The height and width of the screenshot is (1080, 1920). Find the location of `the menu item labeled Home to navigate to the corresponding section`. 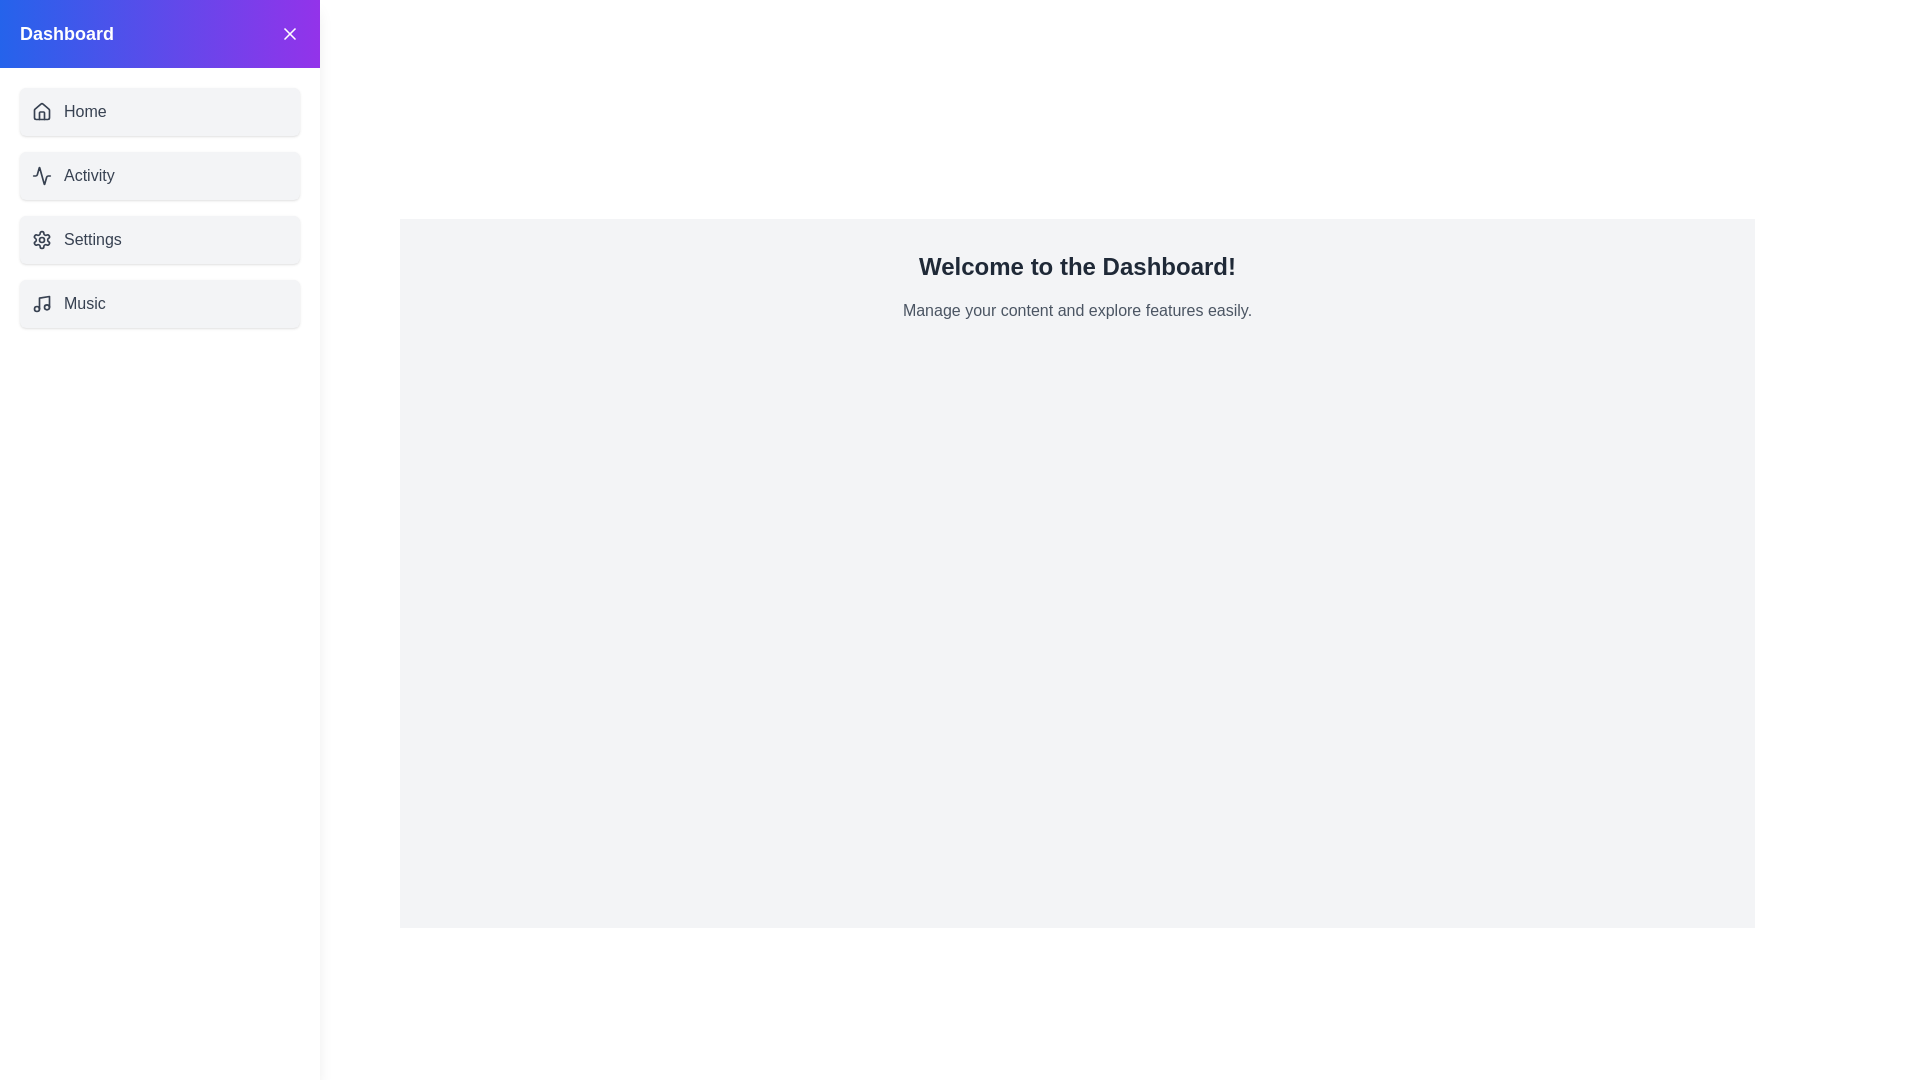

the menu item labeled Home to navigate to the corresponding section is located at coordinates (158, 111).